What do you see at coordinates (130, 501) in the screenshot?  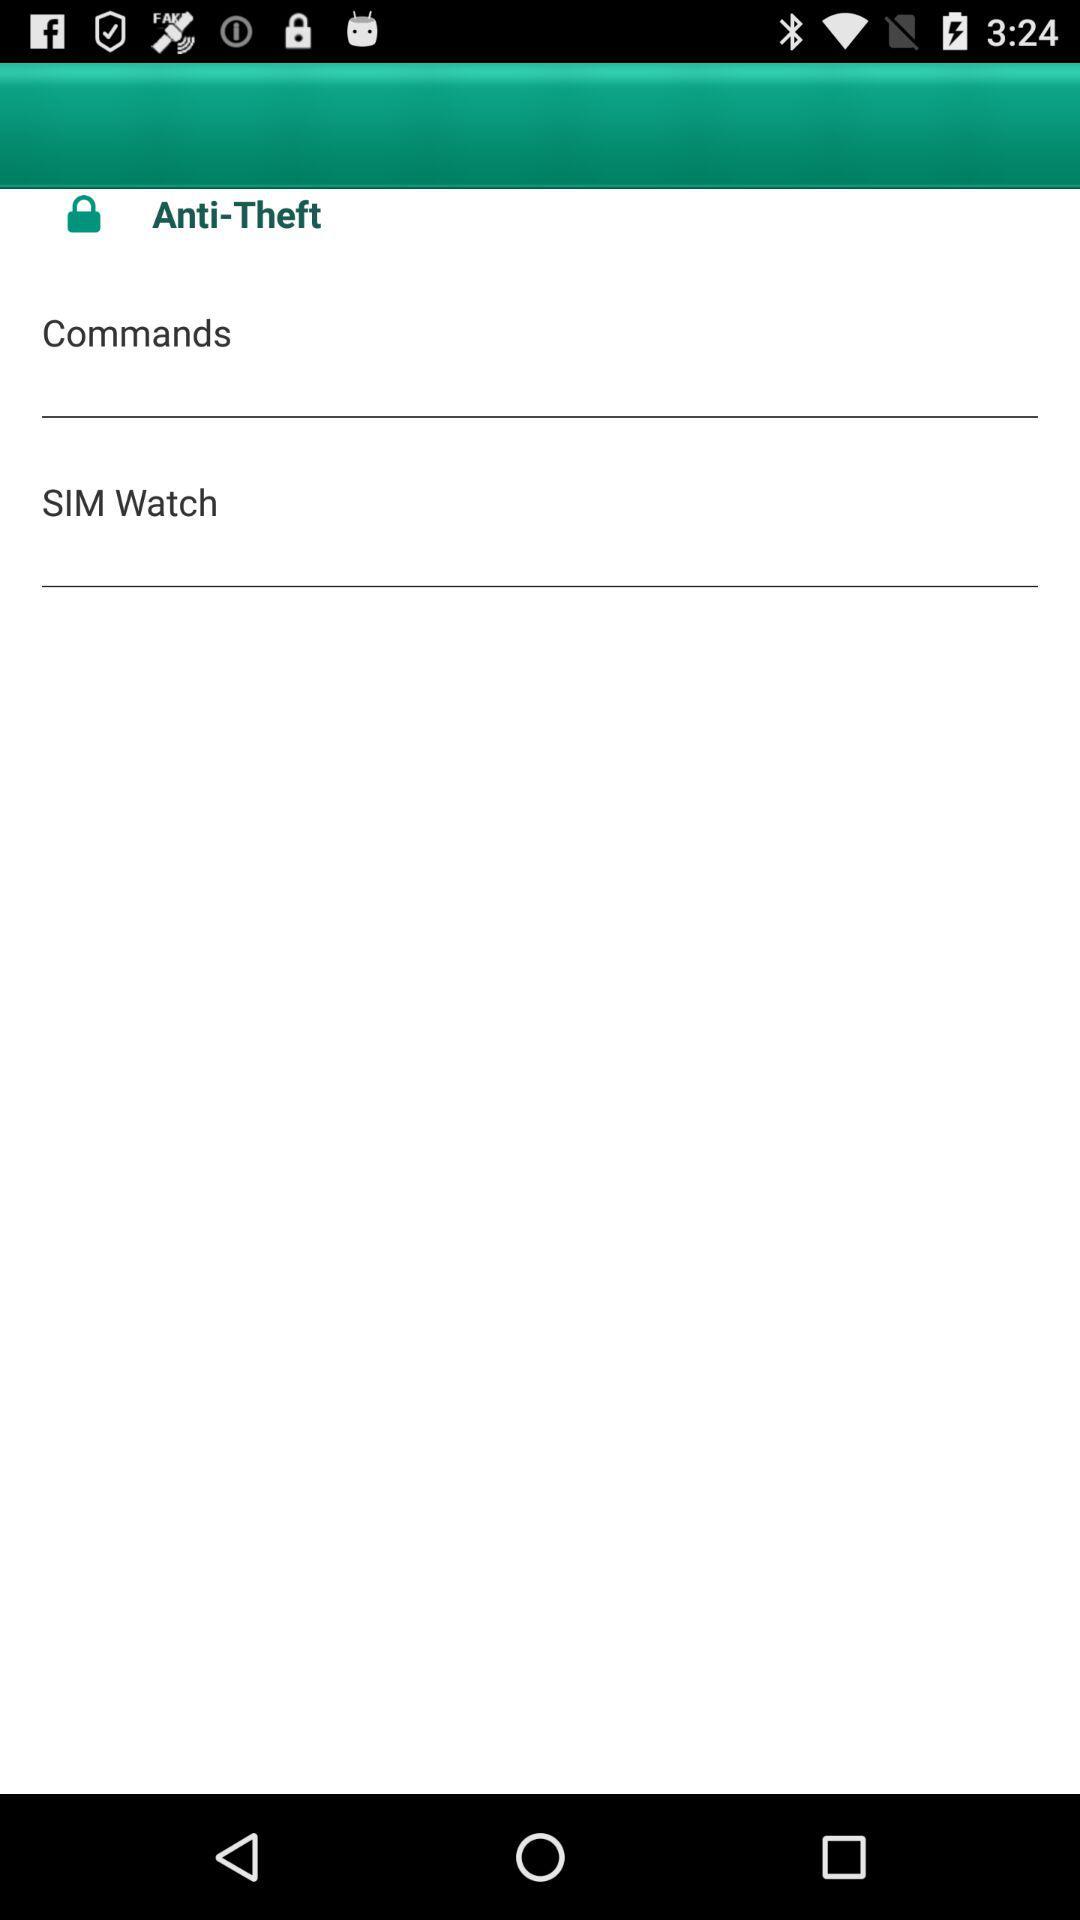 I see `the sim watch app` at bounding box center [130, 501].